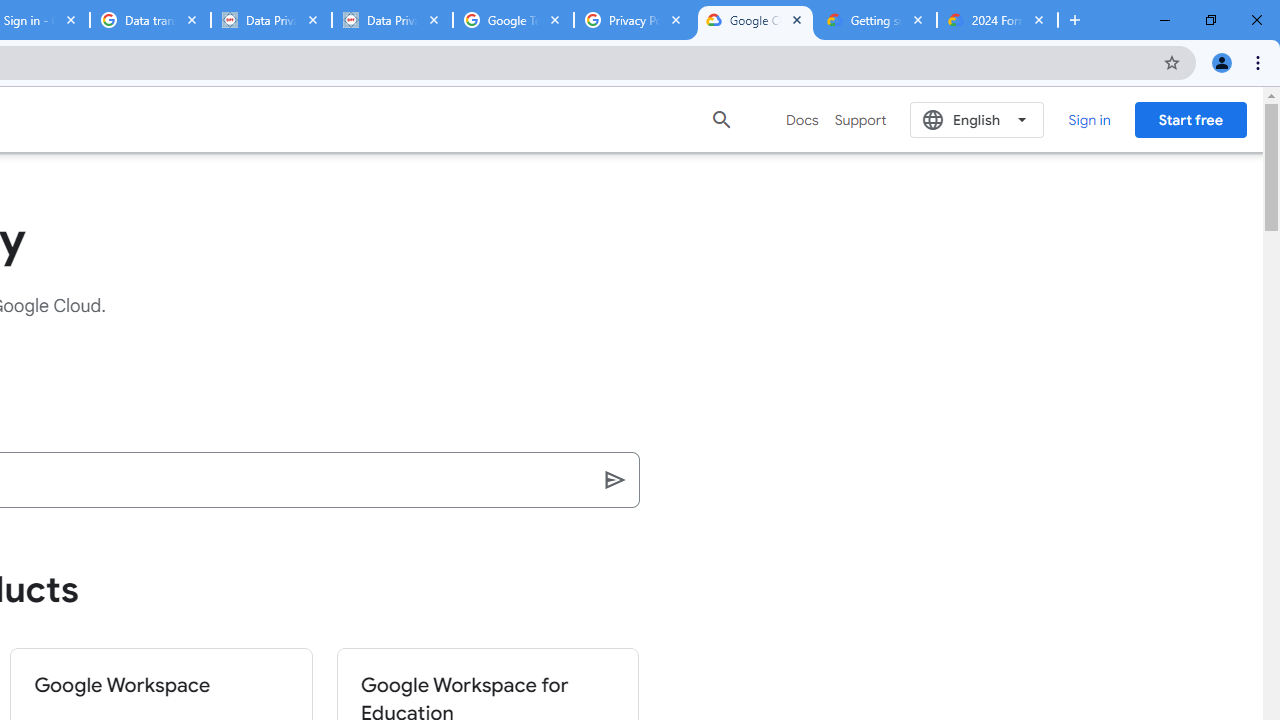 The image size is (1280, 720). What do you see at coordinates (802, 119) in the screenshot?
I see `'Docs'` at bounding box center [802, 119].